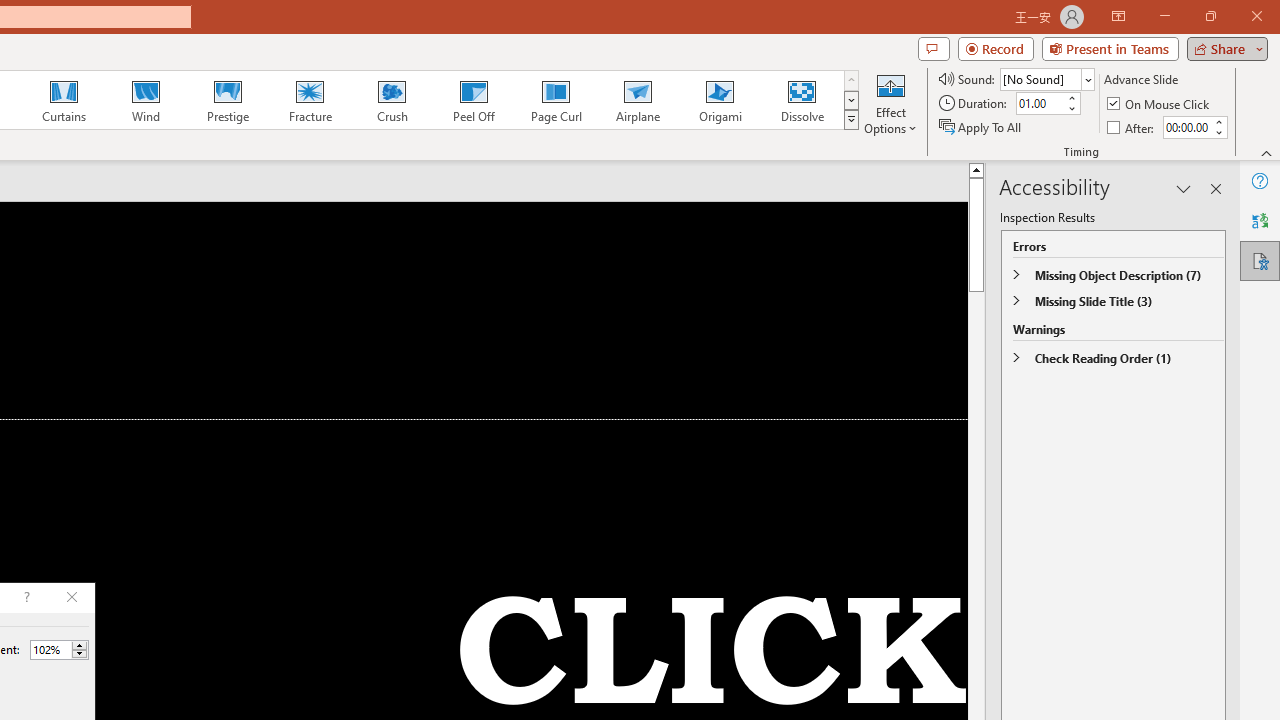  I want to click on 'Airplane', so click(636, 100).